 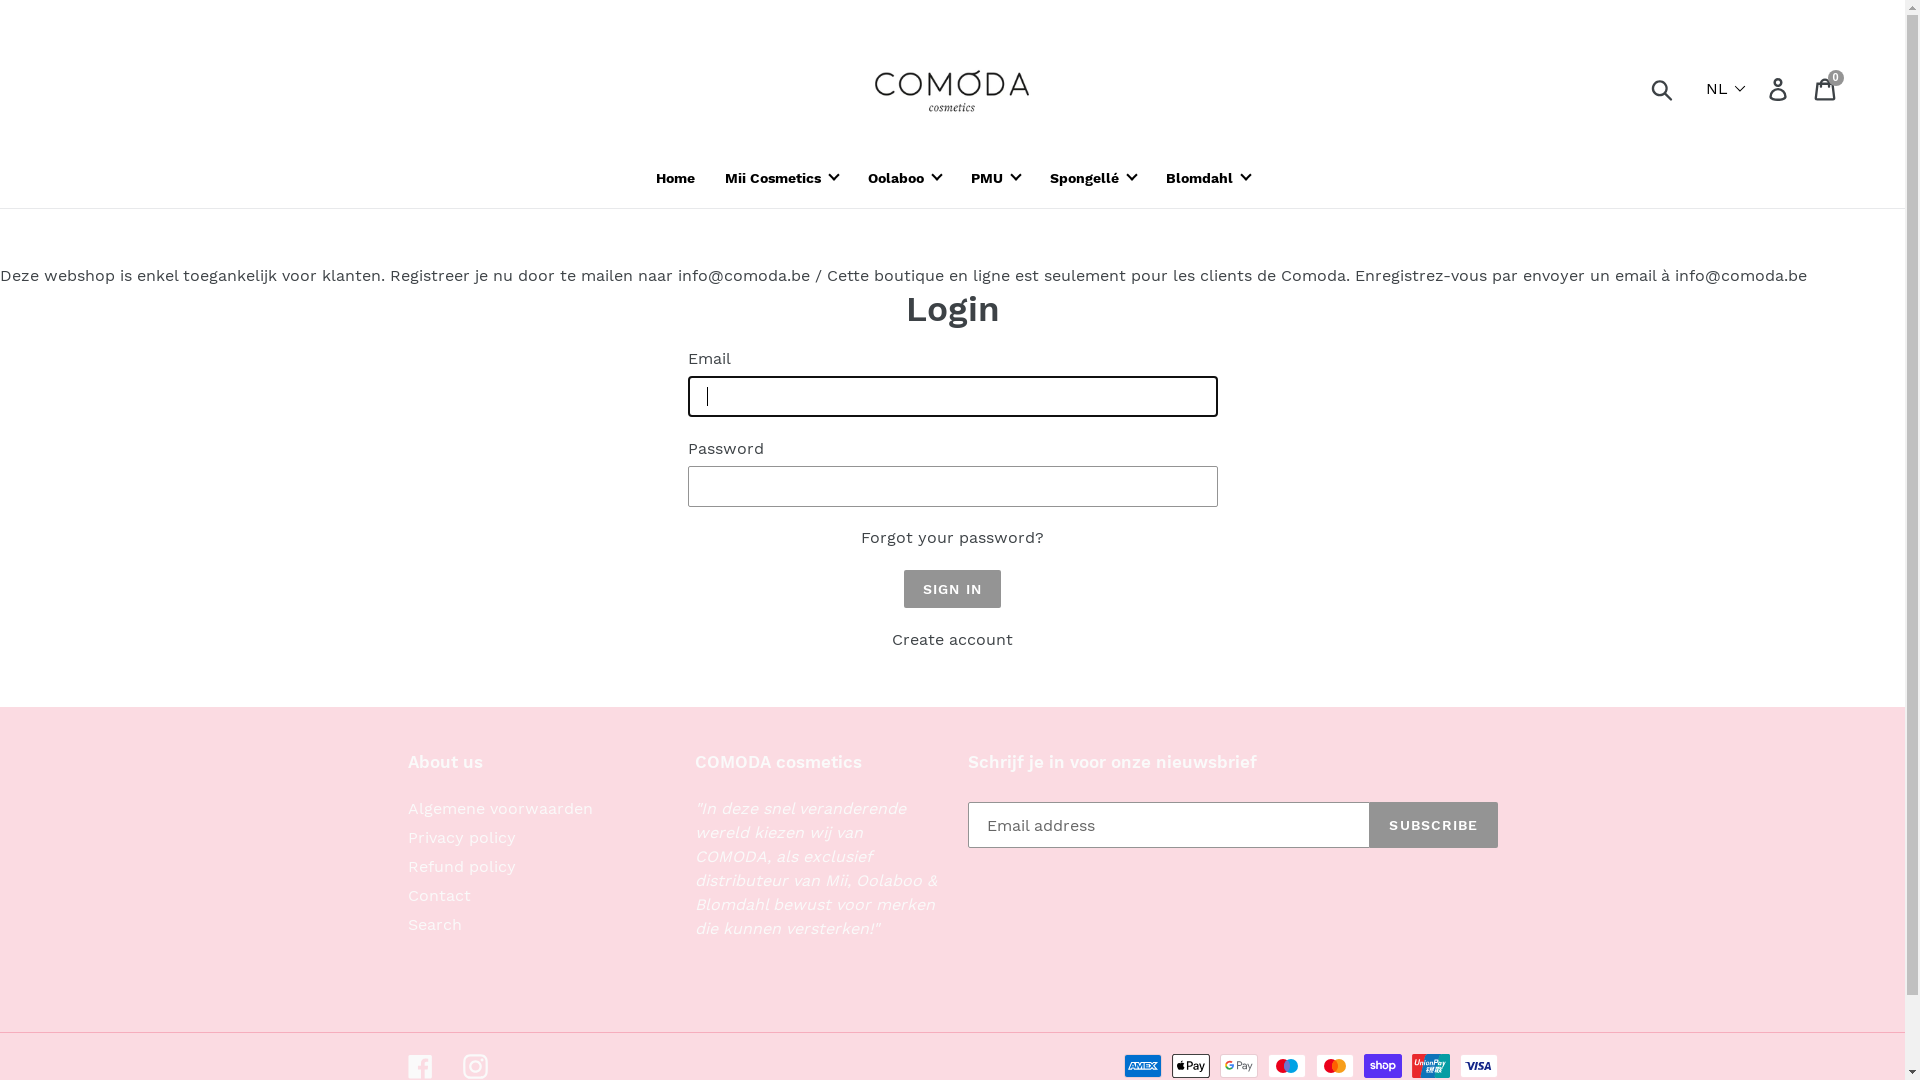 I want to click on 'Log in', so click(x=1755, y=87).